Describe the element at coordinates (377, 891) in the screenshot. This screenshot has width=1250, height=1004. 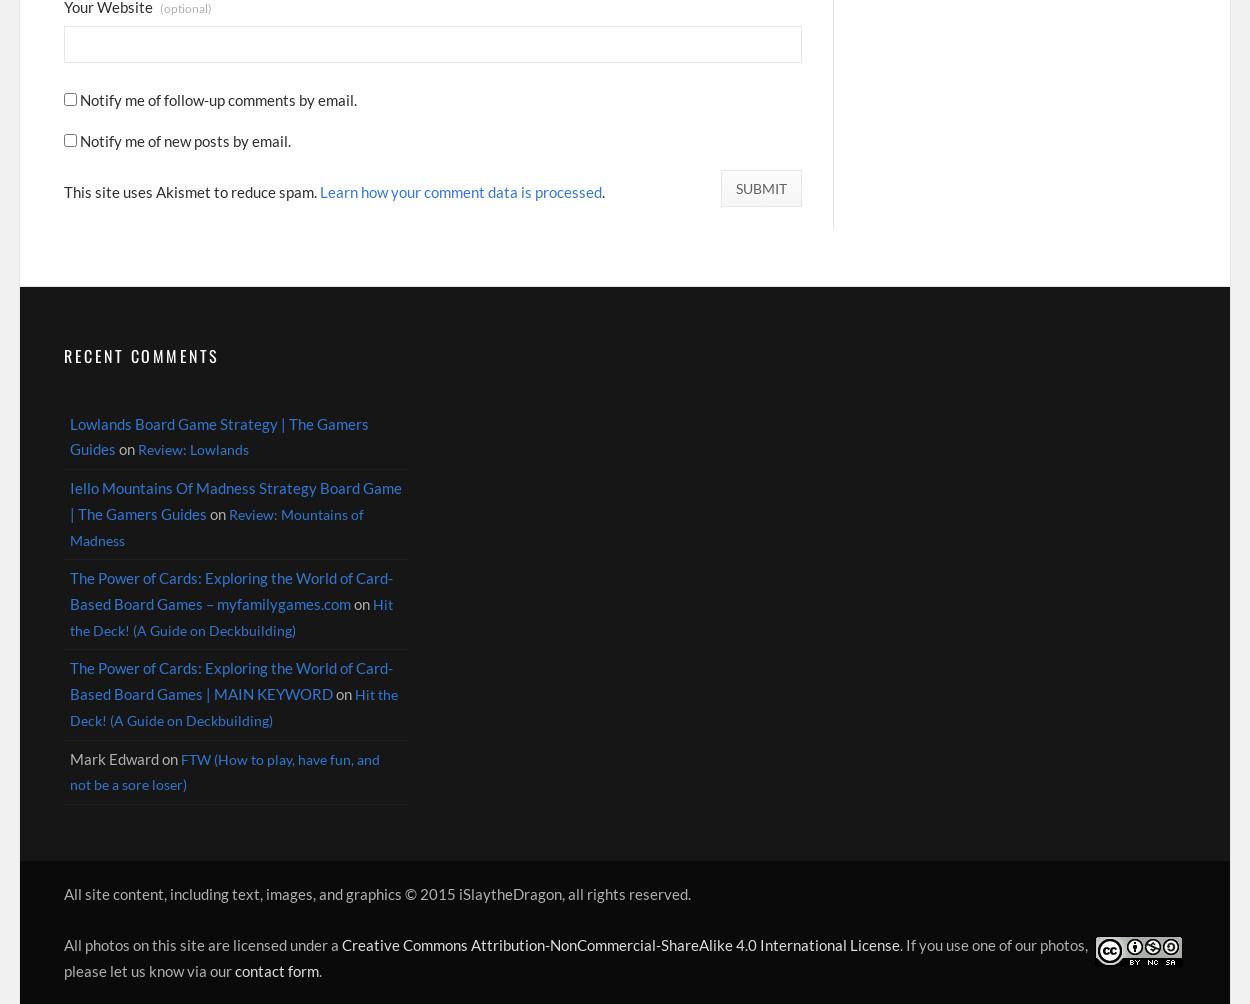
I see `'All site content, including text, images, and graphics © 2015 iSlaytheDragon, all rights reserved.'` at that location.